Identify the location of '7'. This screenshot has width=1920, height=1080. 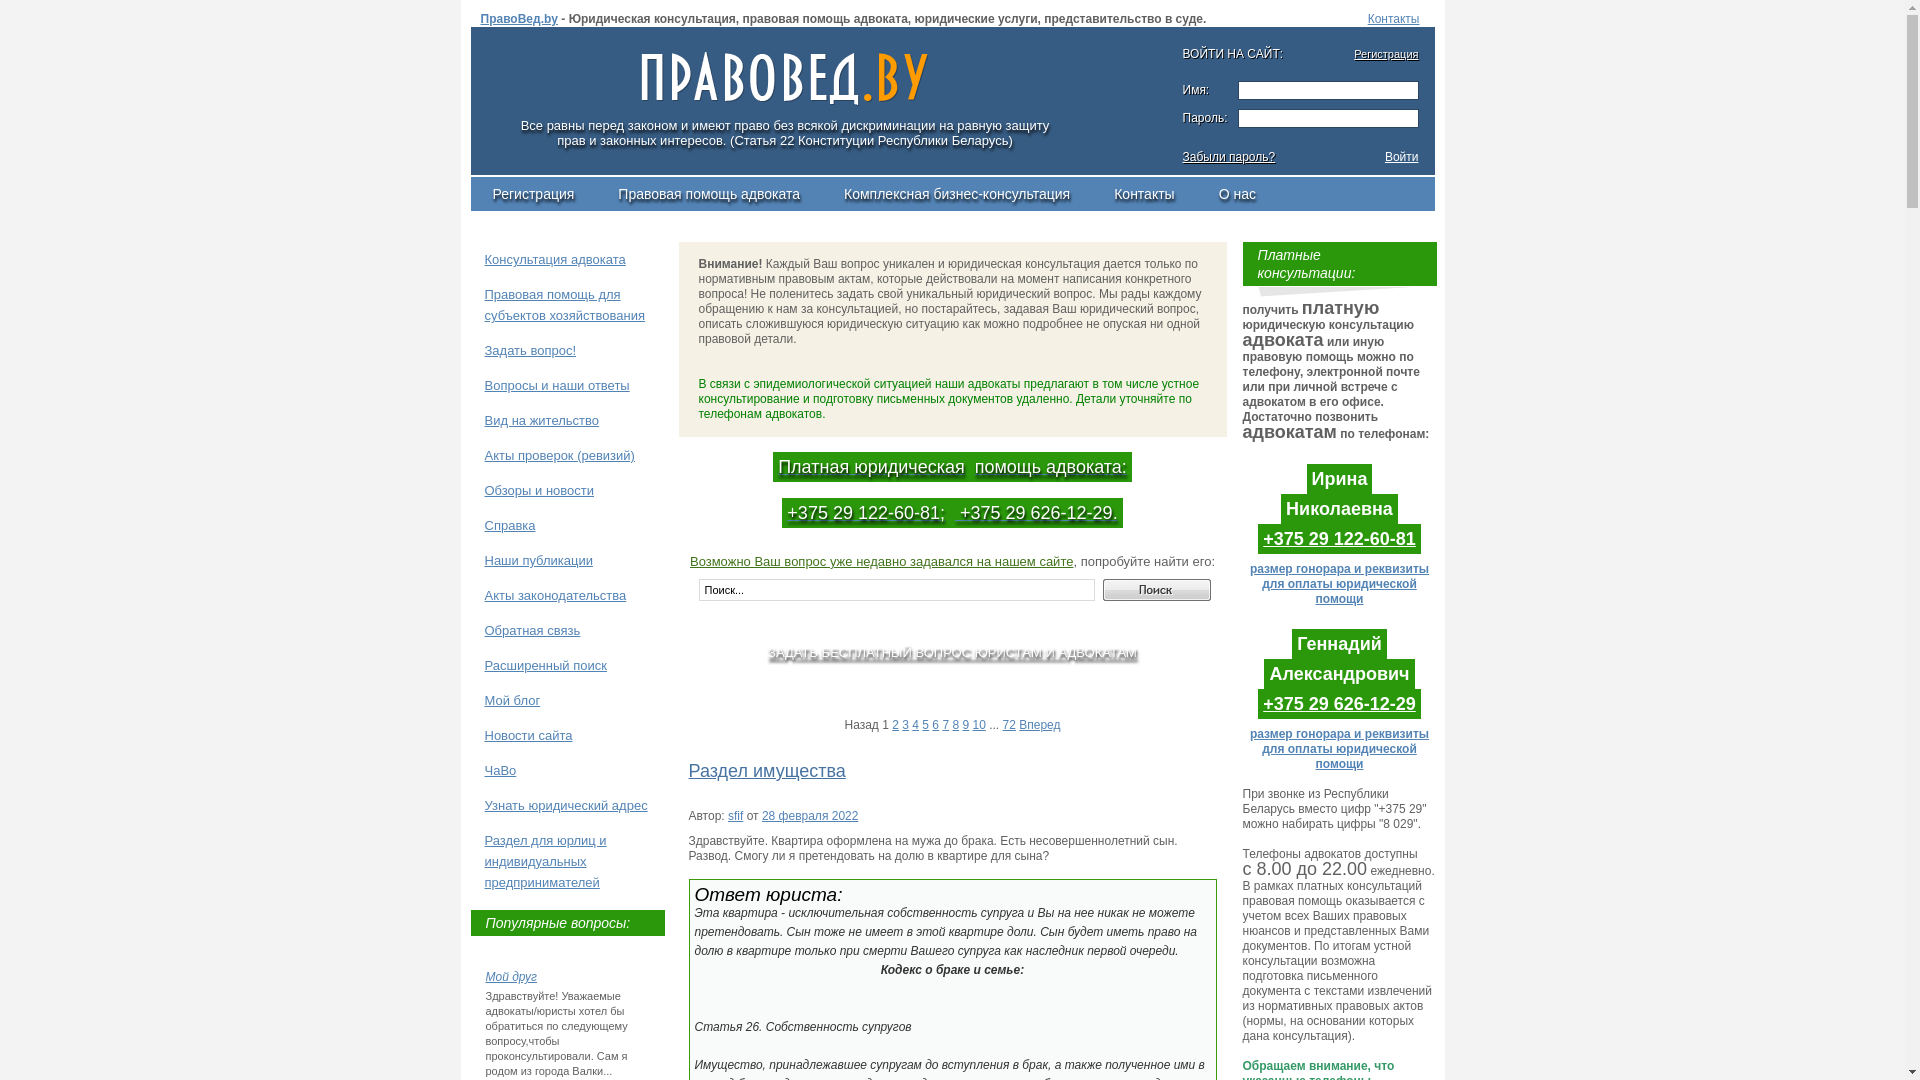
(944, 725).